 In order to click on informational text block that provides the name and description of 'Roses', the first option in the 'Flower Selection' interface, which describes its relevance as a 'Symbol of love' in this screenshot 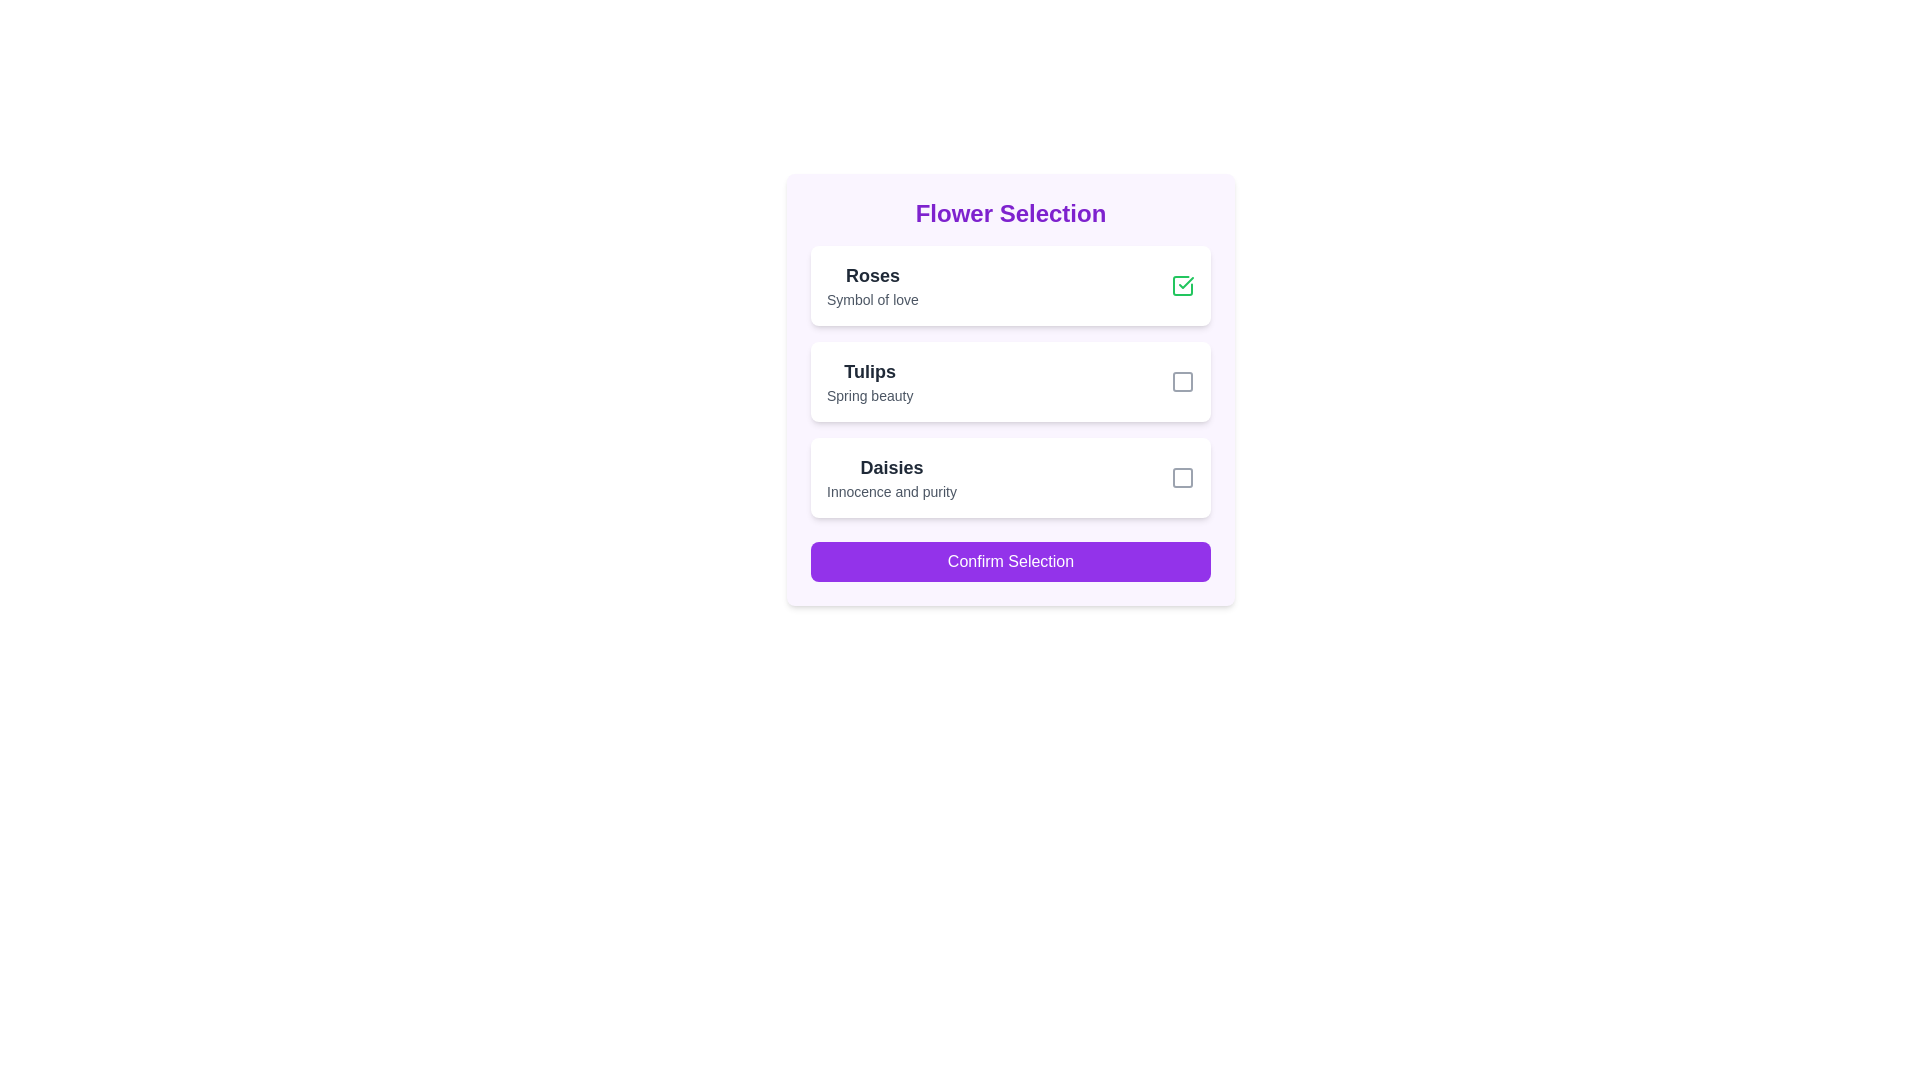, I will do `click(872, 285)`.